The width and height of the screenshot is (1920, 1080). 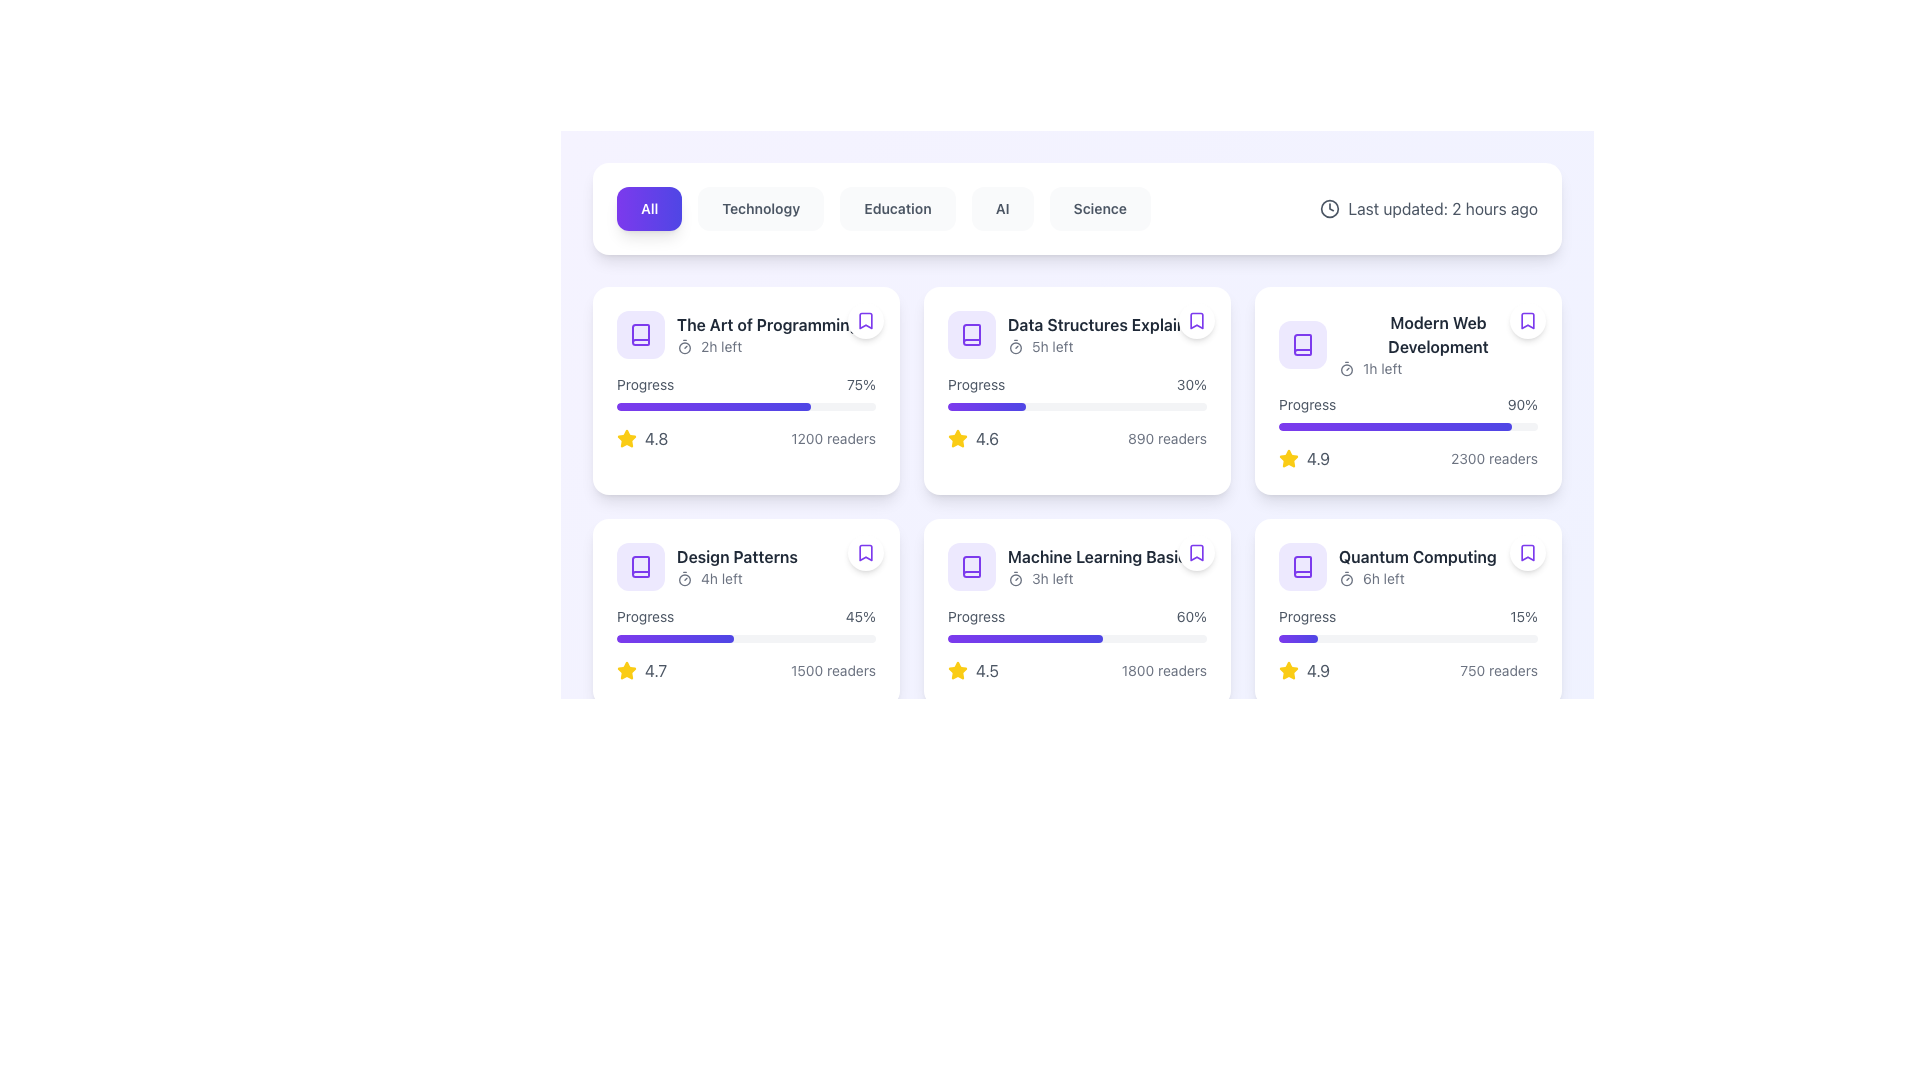 What do you see at coordinates (896, 208) in the screenshot?
I see `the 'Education' button to filter content related to educational topics` at bounding box center [896, 208].